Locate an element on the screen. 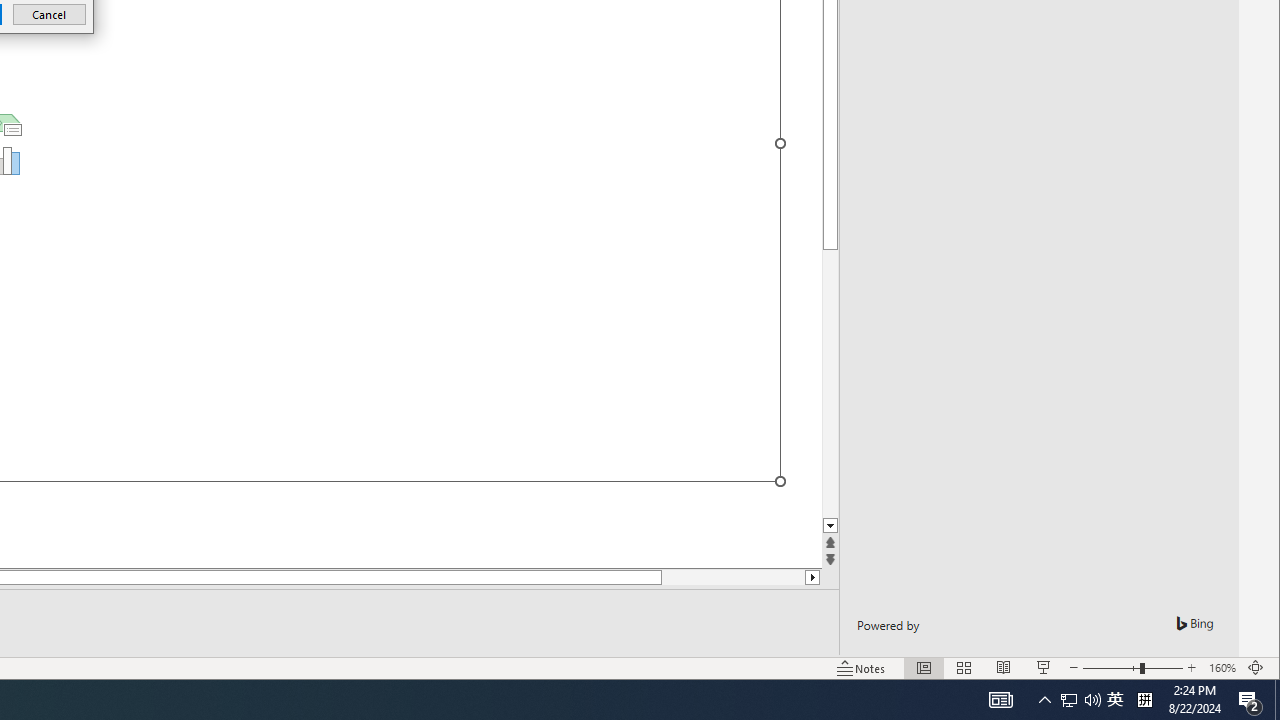 The image size is (1280, 720). 'Action Center, 2 new notifications' is located at coordinates (1250, 698).